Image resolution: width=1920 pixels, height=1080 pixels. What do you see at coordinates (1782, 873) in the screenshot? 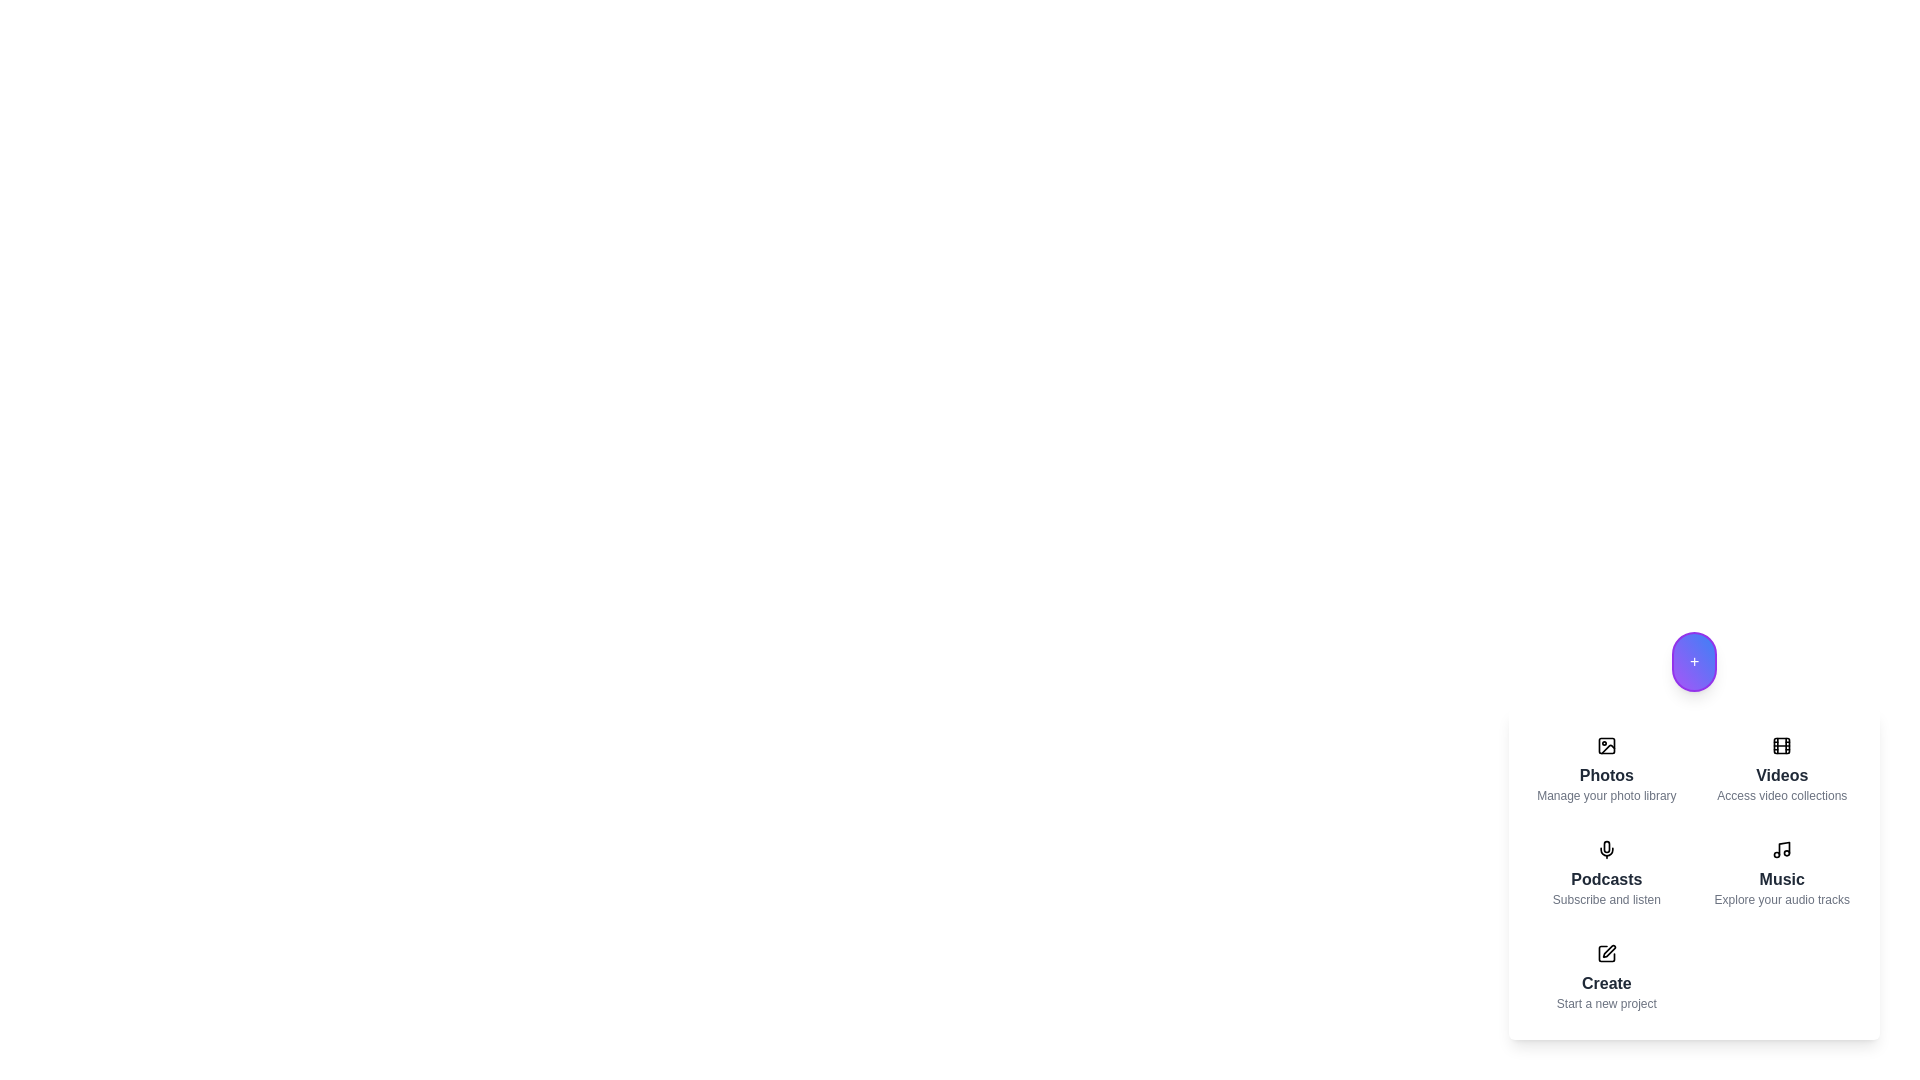
I see `the menu item corresponding to Music` at bounding box center [1782, 873].